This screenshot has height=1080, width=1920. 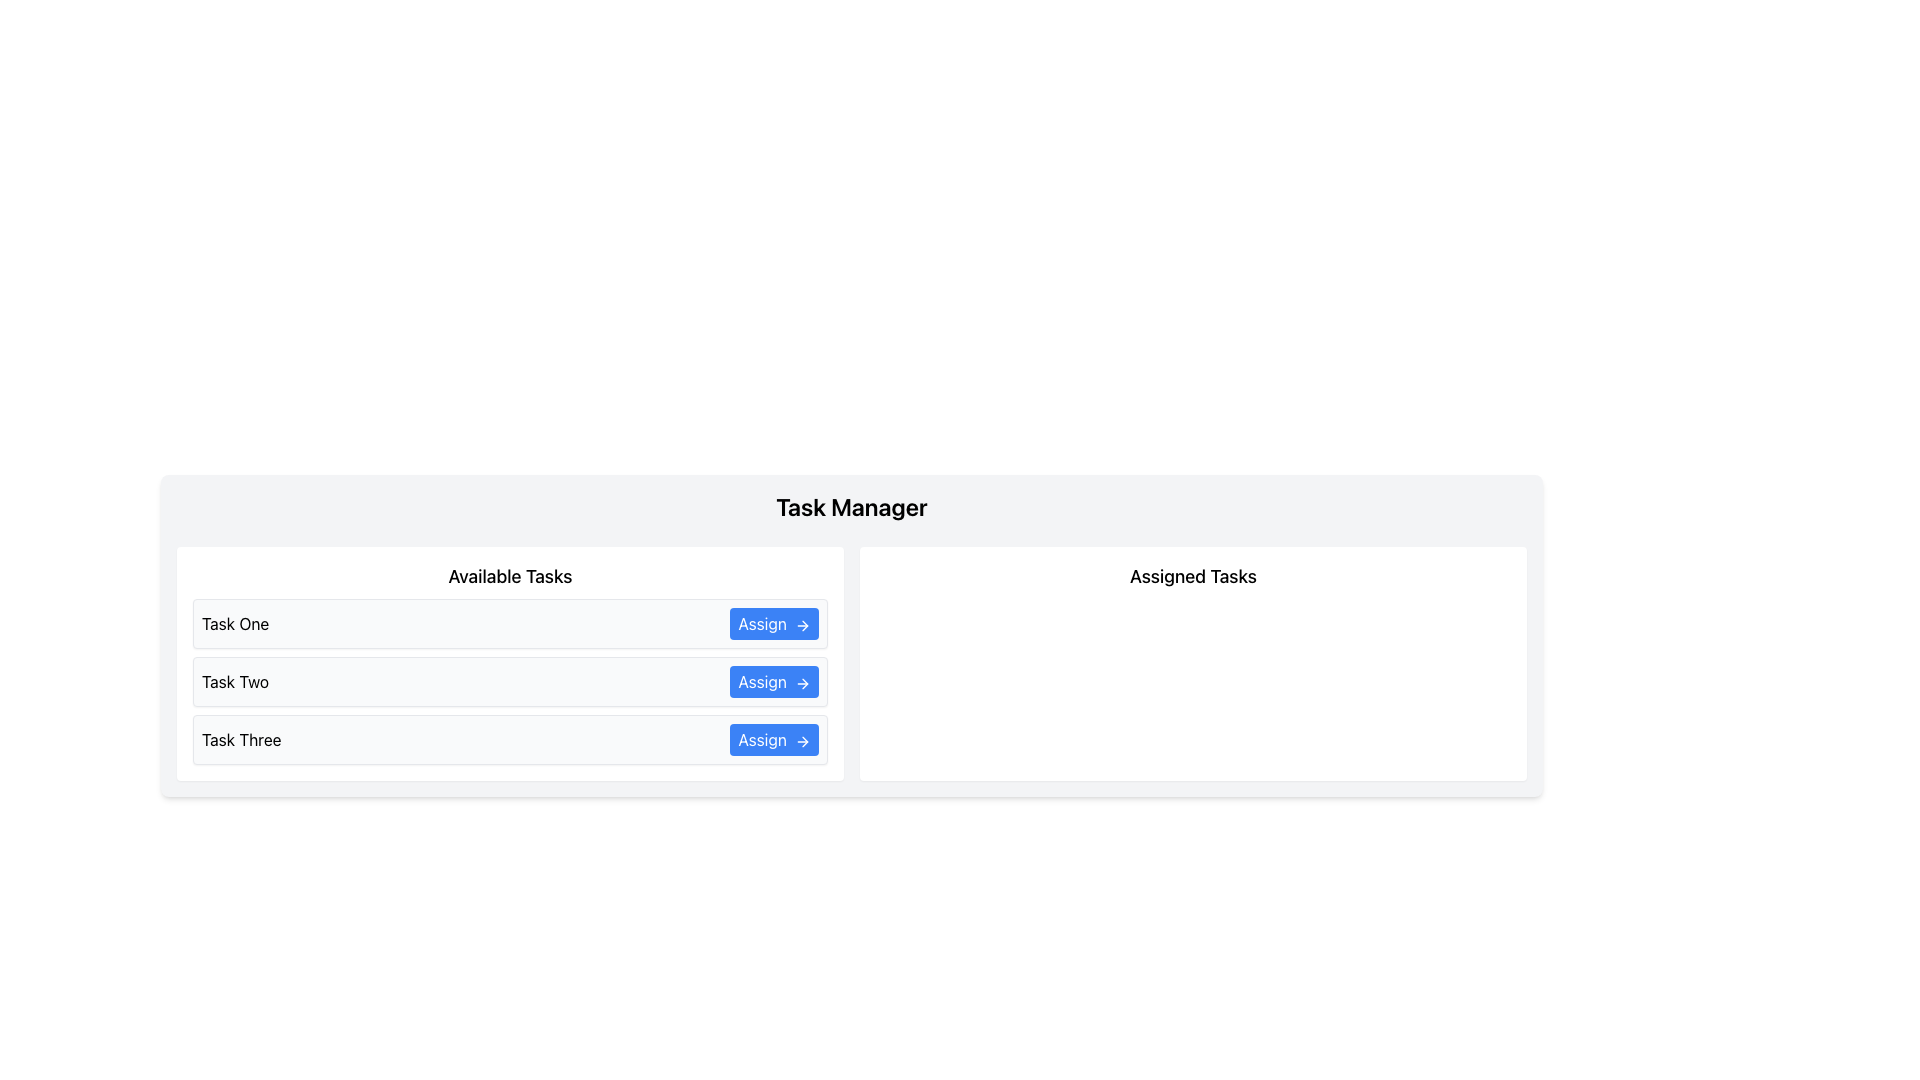 What do you see at coordinates (805, 682) in the screenshot?
I see `right-pointing chevron icon located within the SVG graphic adjacent to the blue 'Assign' button in the 'Available Tasks' section` at bounding box center [805, 682].